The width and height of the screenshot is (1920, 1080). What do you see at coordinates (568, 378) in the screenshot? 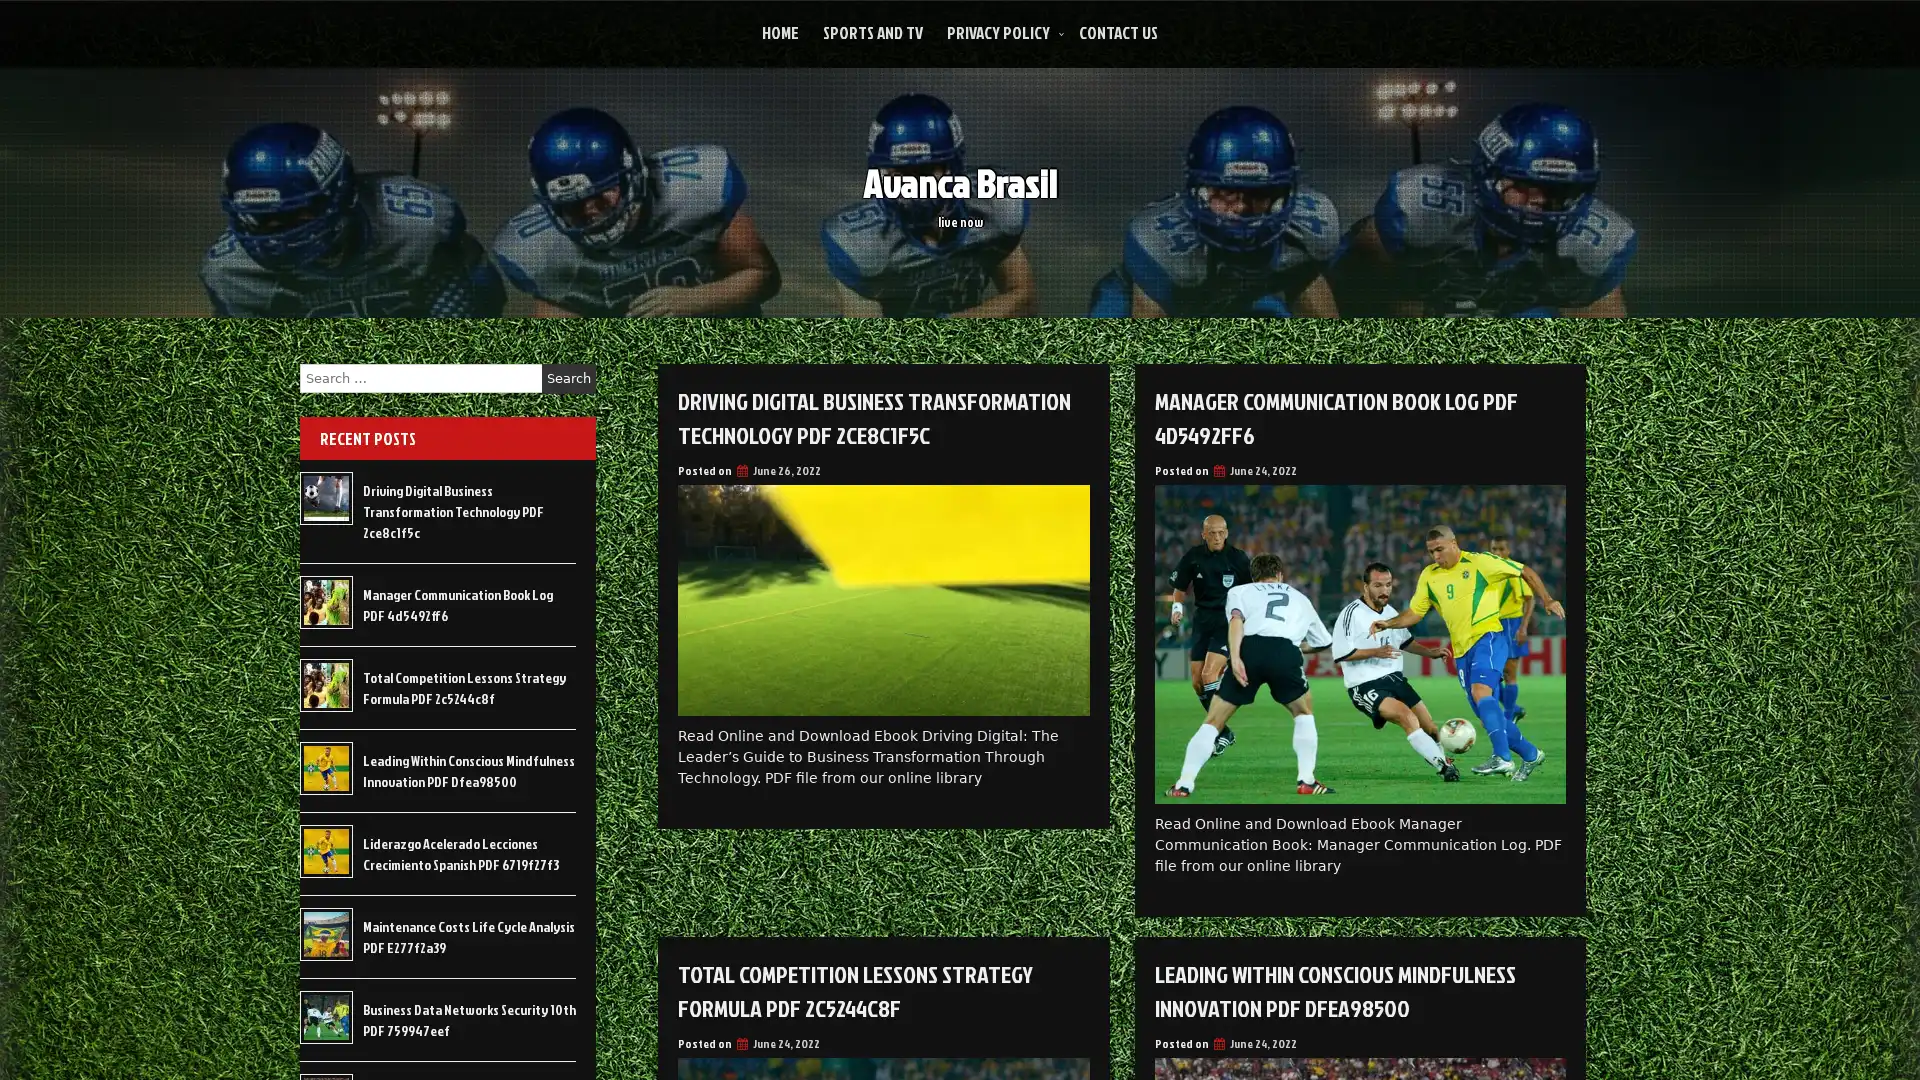
I see `Search` at bounding box center [568, 378].